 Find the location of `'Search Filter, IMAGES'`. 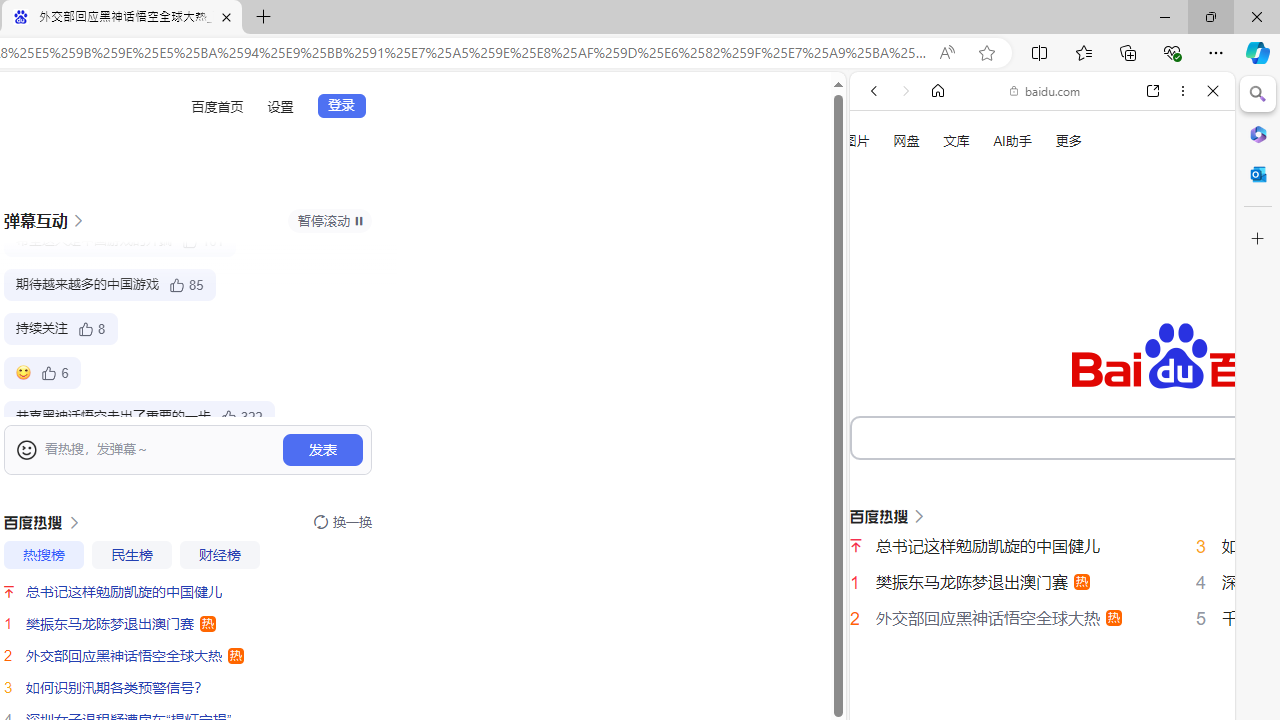

'Search Filter, IMAGES' is located at coordinates (939, 338).